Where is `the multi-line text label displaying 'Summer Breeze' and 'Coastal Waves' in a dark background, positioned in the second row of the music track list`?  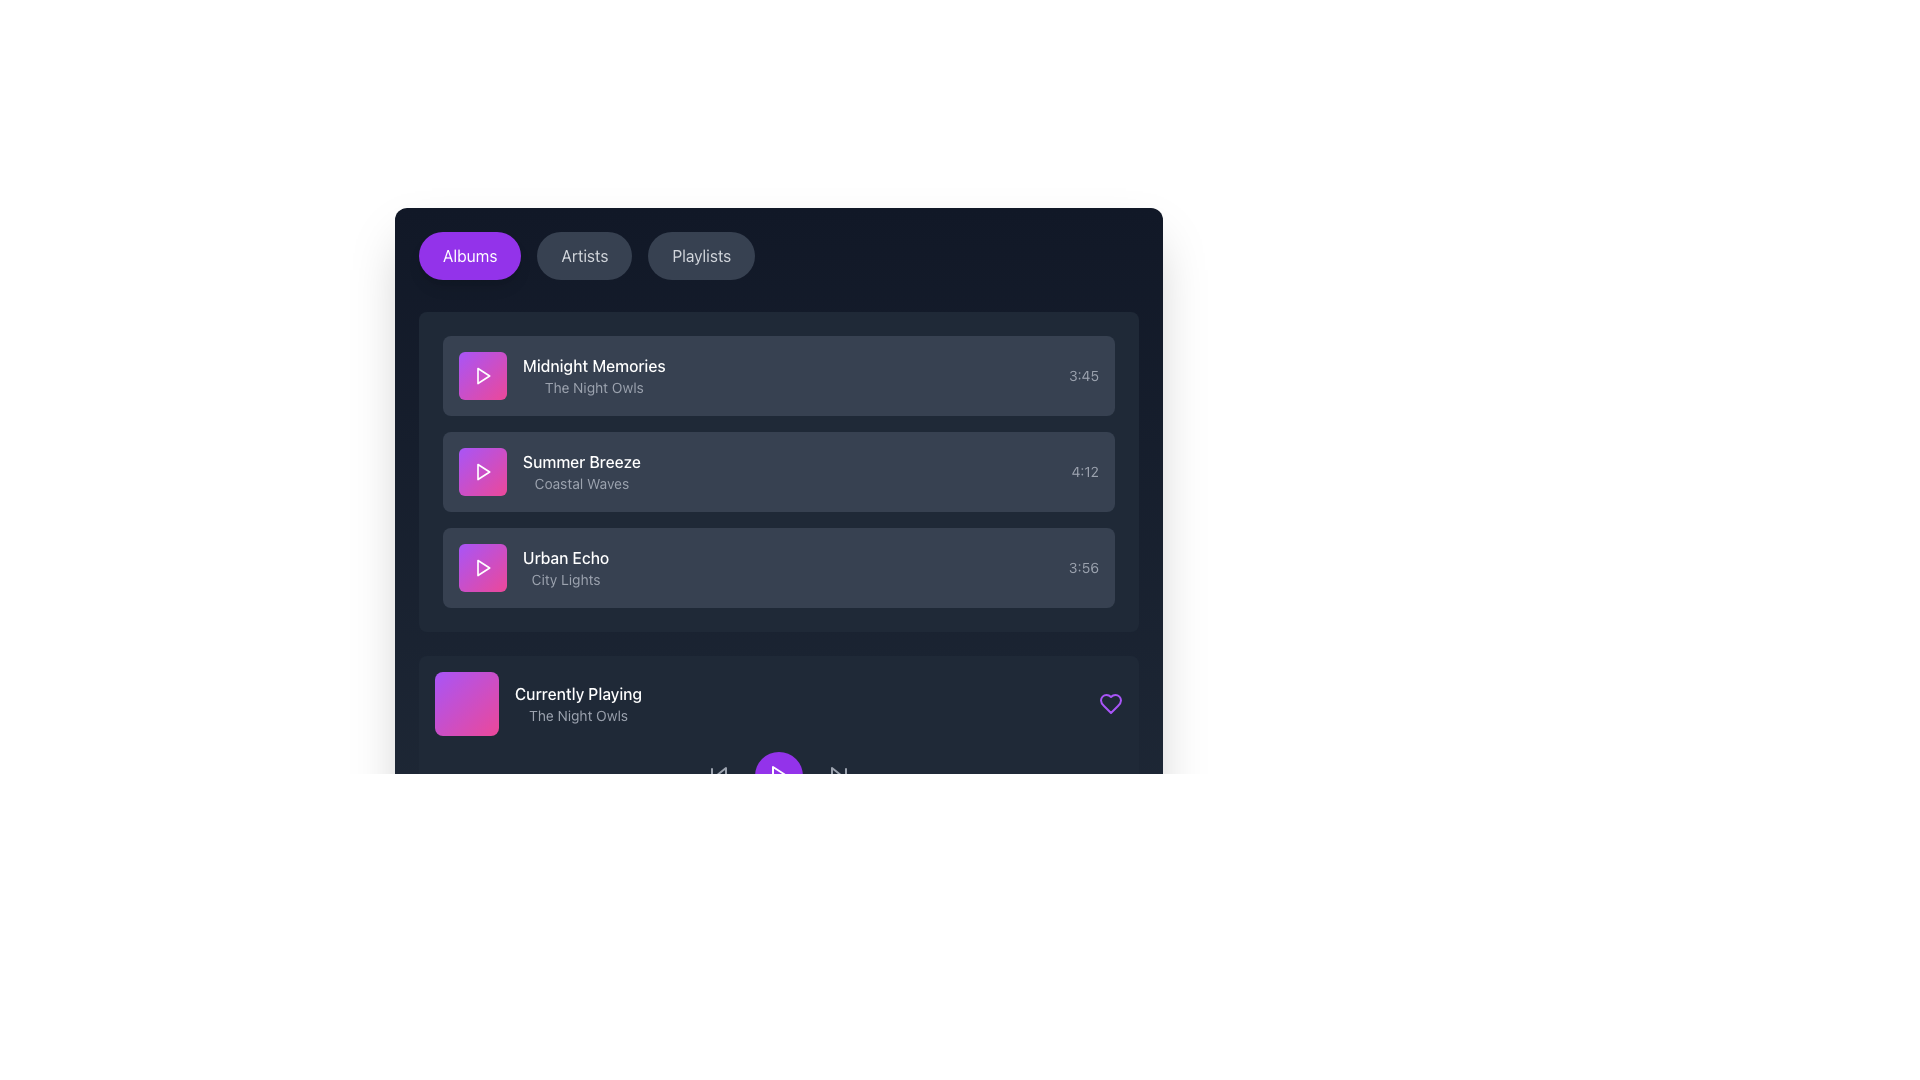 the multi-line text label displaying 'Summer Breeze' and 'Coastal Waves' in a dark background, positioned in the second row of the music track list is located at coordinates (580, 471).